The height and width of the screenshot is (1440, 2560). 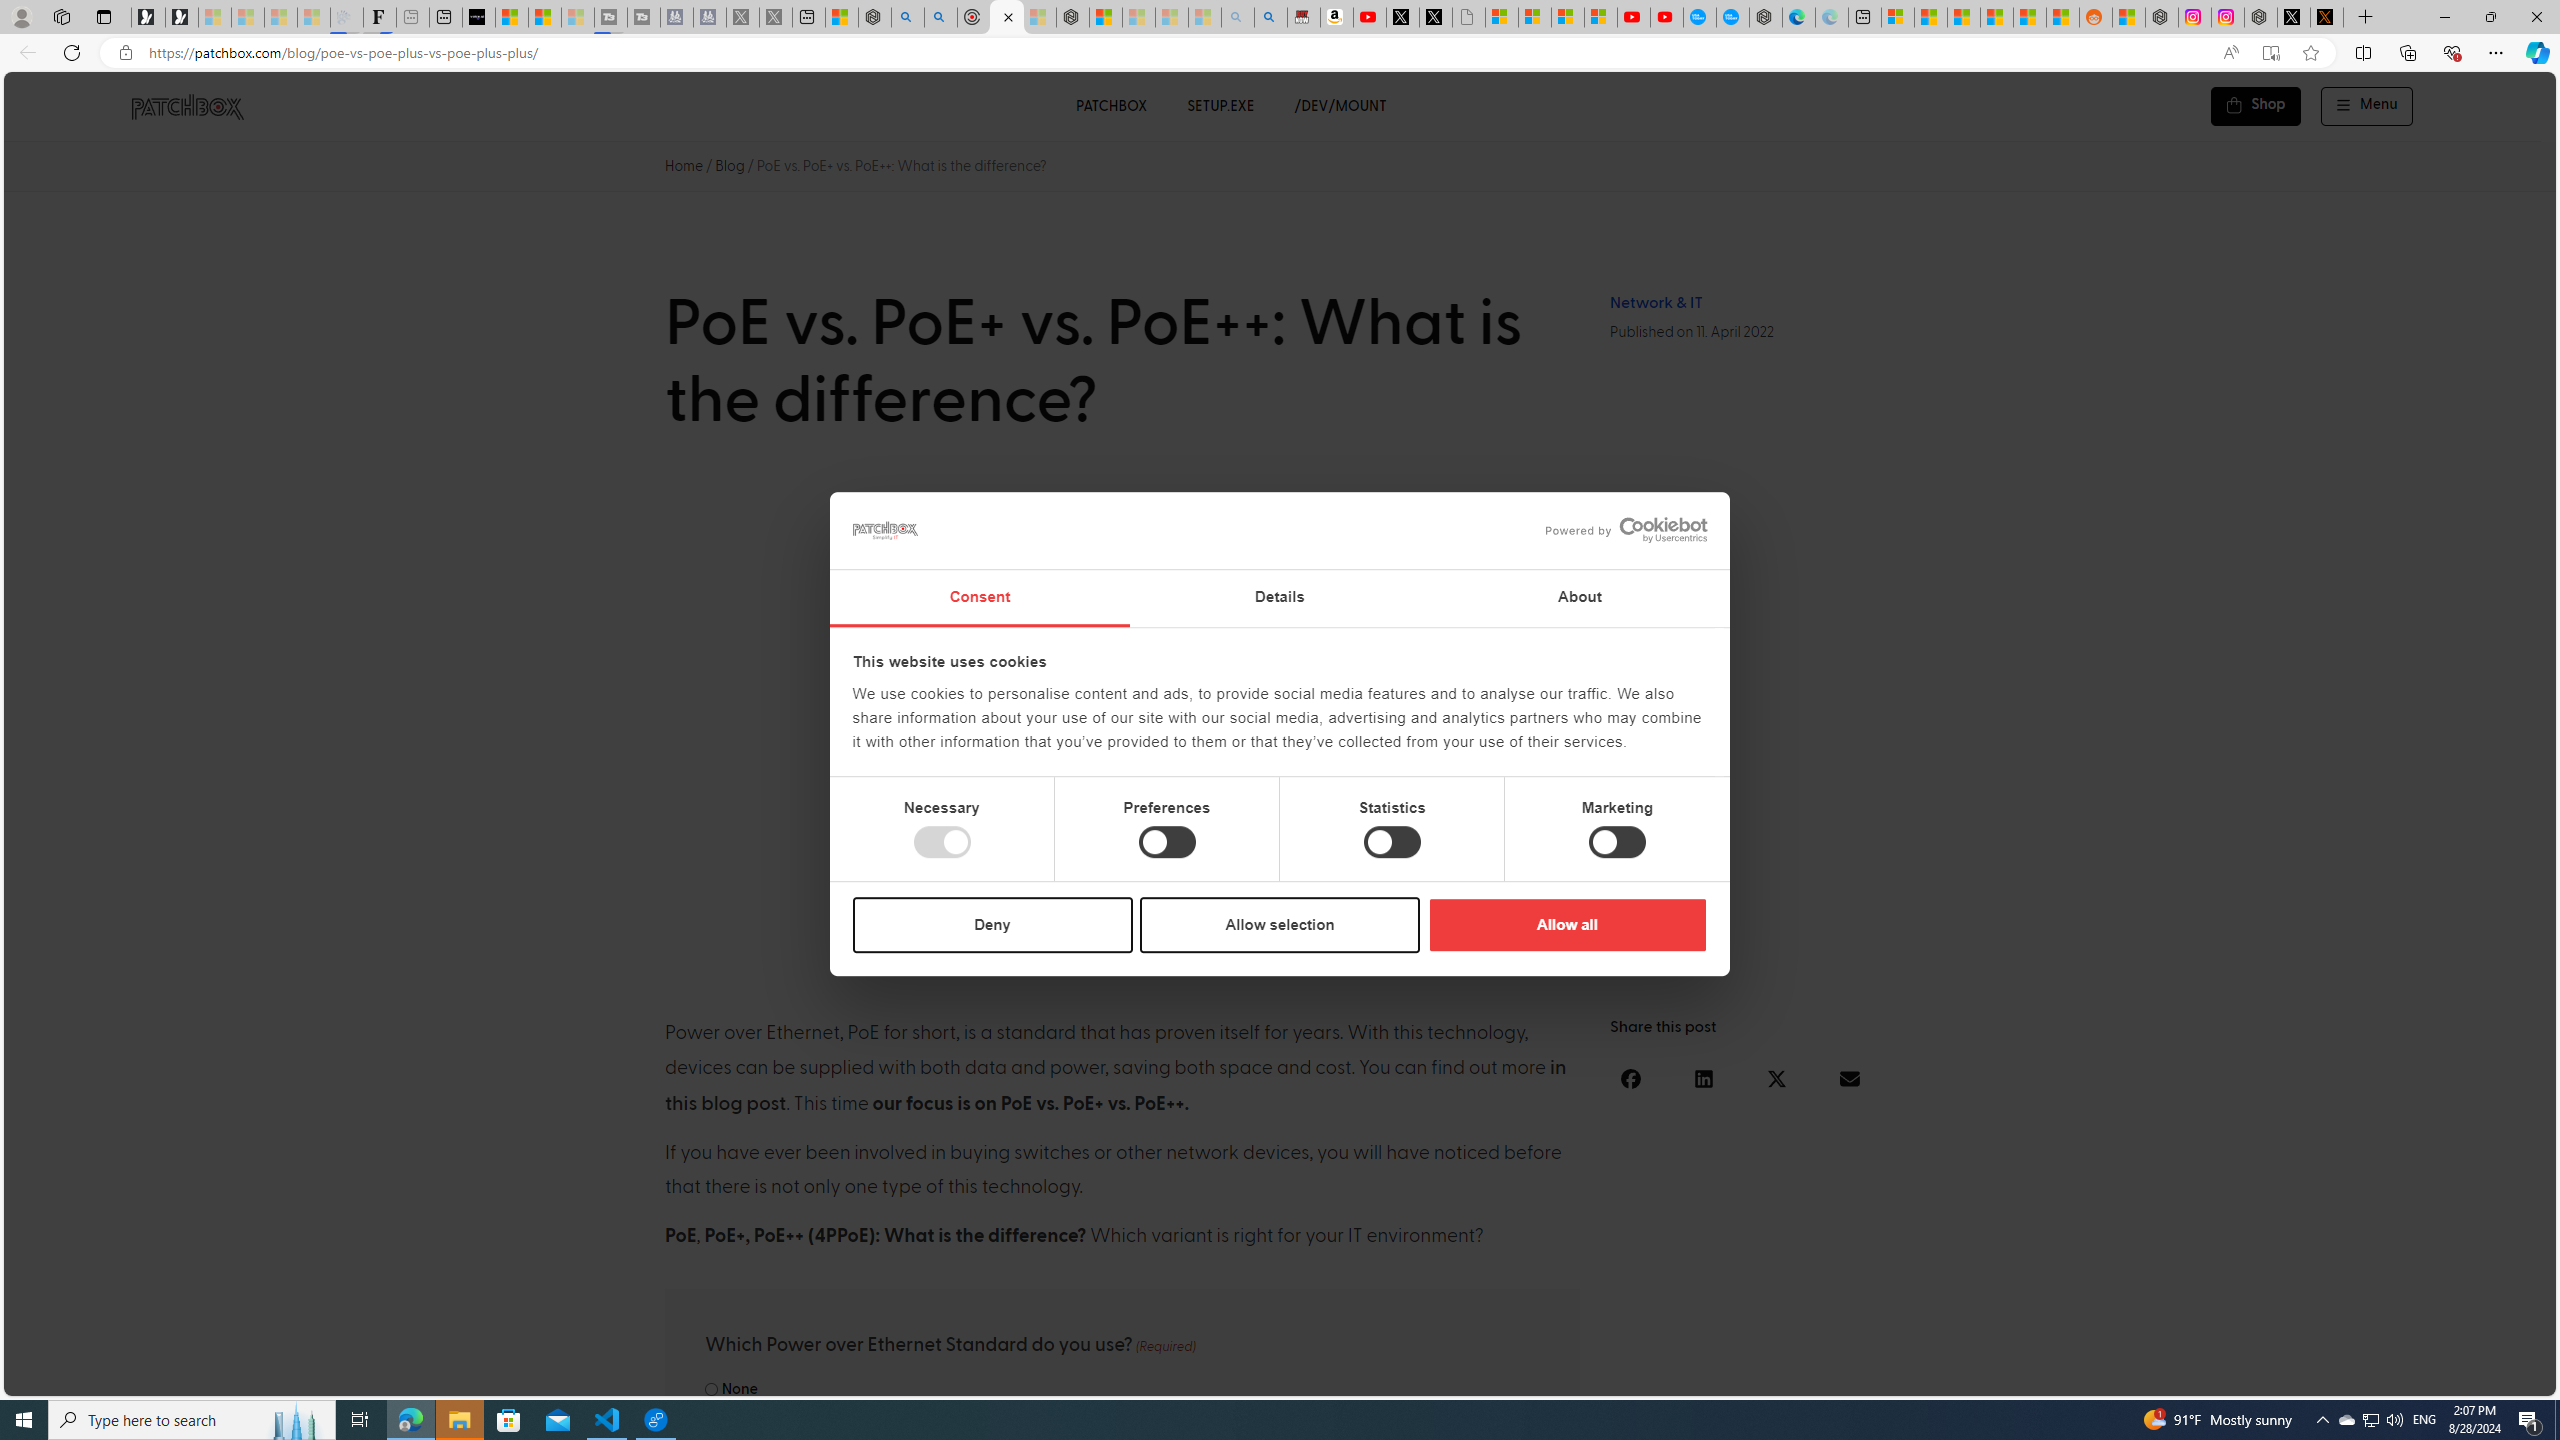 What do you see at coordinates (1618, 529) in the screenshot?
I see `'logo - opens in a new window'` at bounding box center [1618, 529].